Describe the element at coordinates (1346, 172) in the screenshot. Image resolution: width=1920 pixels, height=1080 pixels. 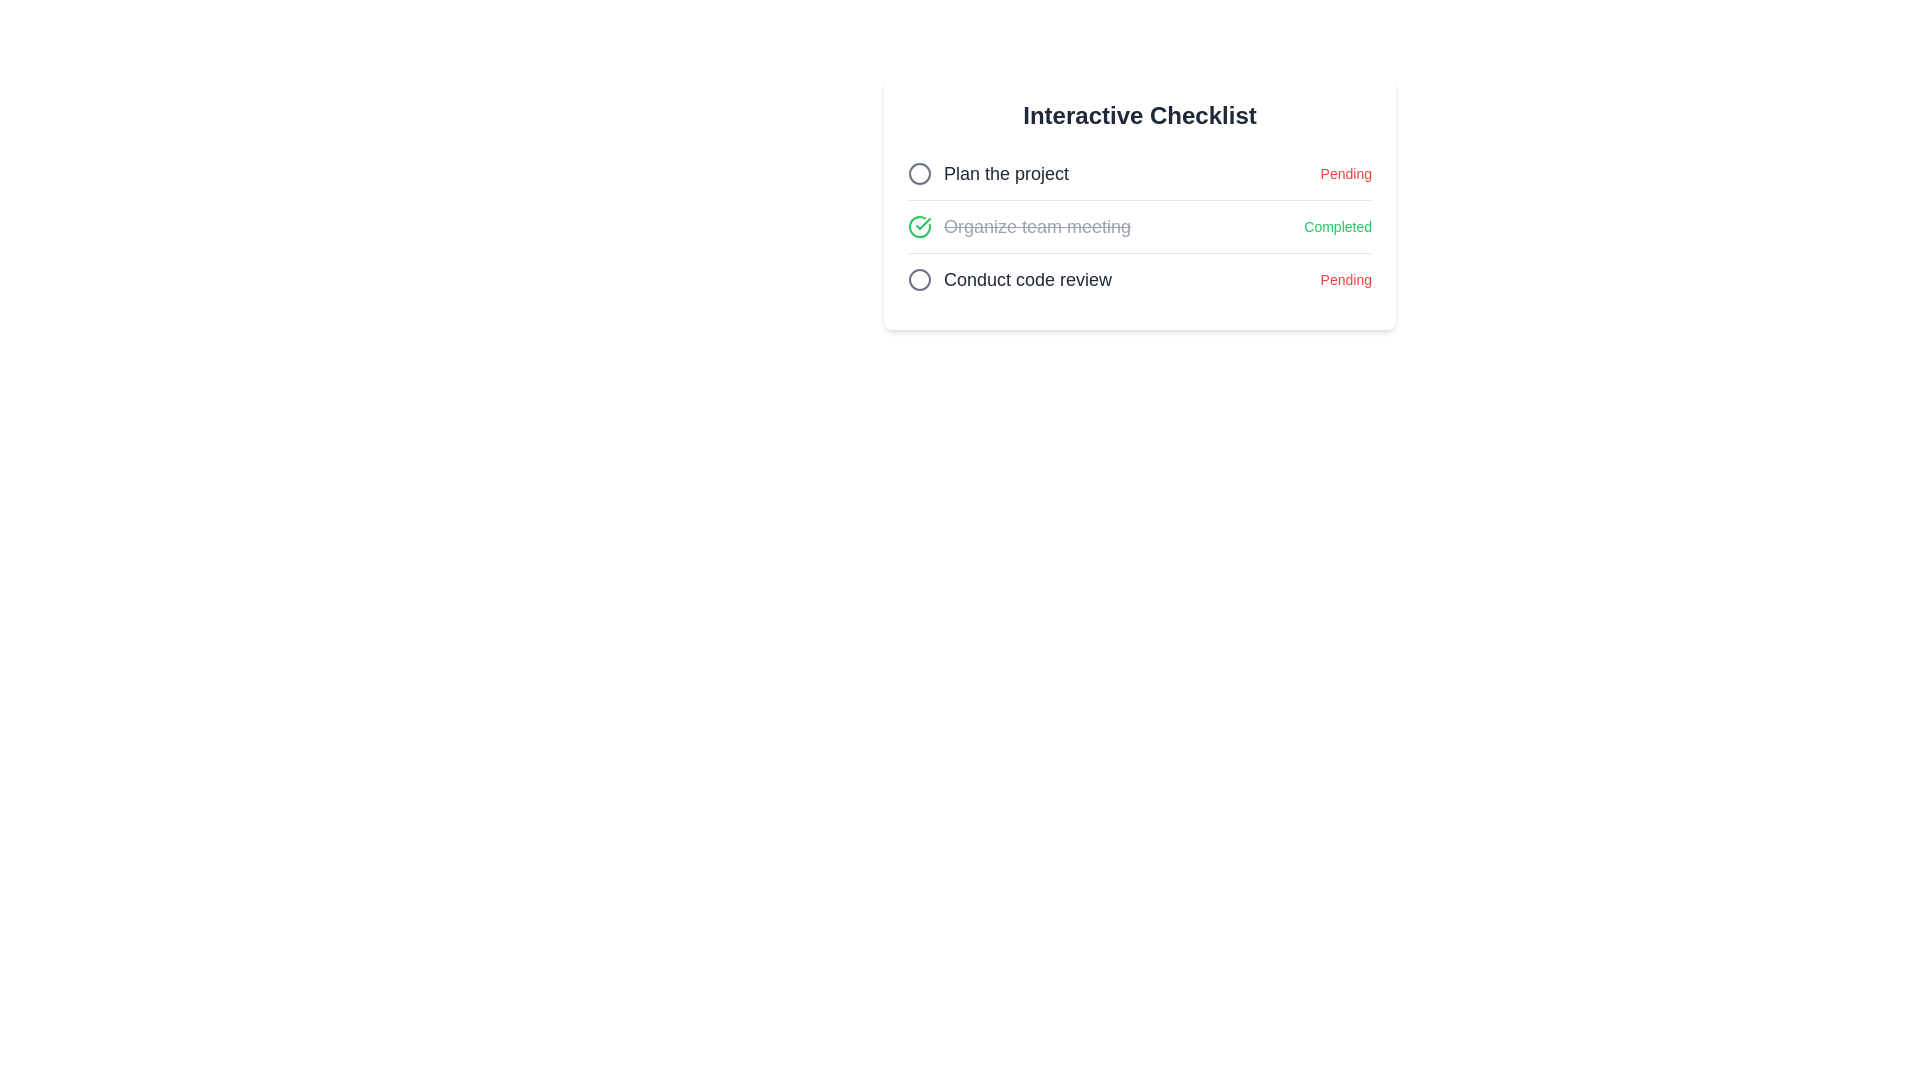
I see `the status Text Label indicating that the task 'Plan the project' is currently not completed, which is located to the far right of the row labeled 'Plan the project'` at that location.